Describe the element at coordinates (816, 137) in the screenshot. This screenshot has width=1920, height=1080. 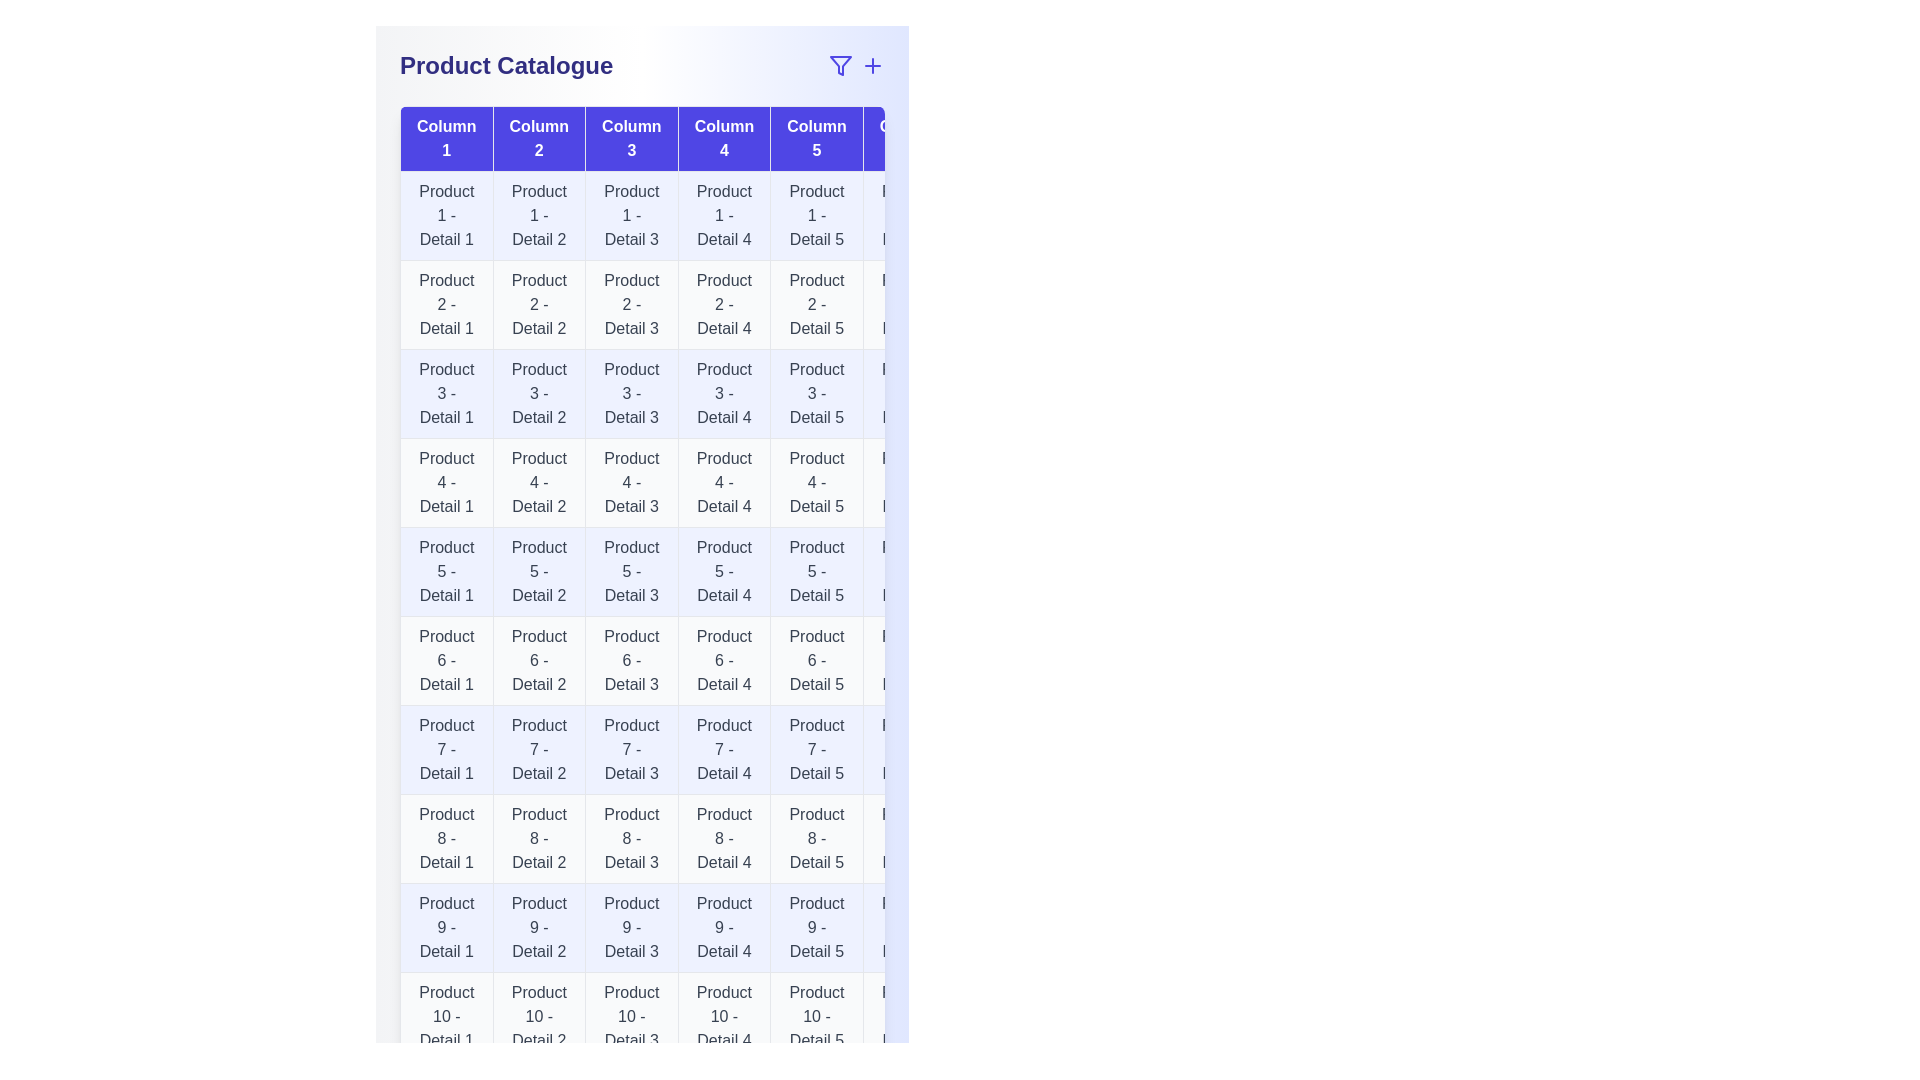
I see `the header of column Column 5 to sort the table by that column` at that location.